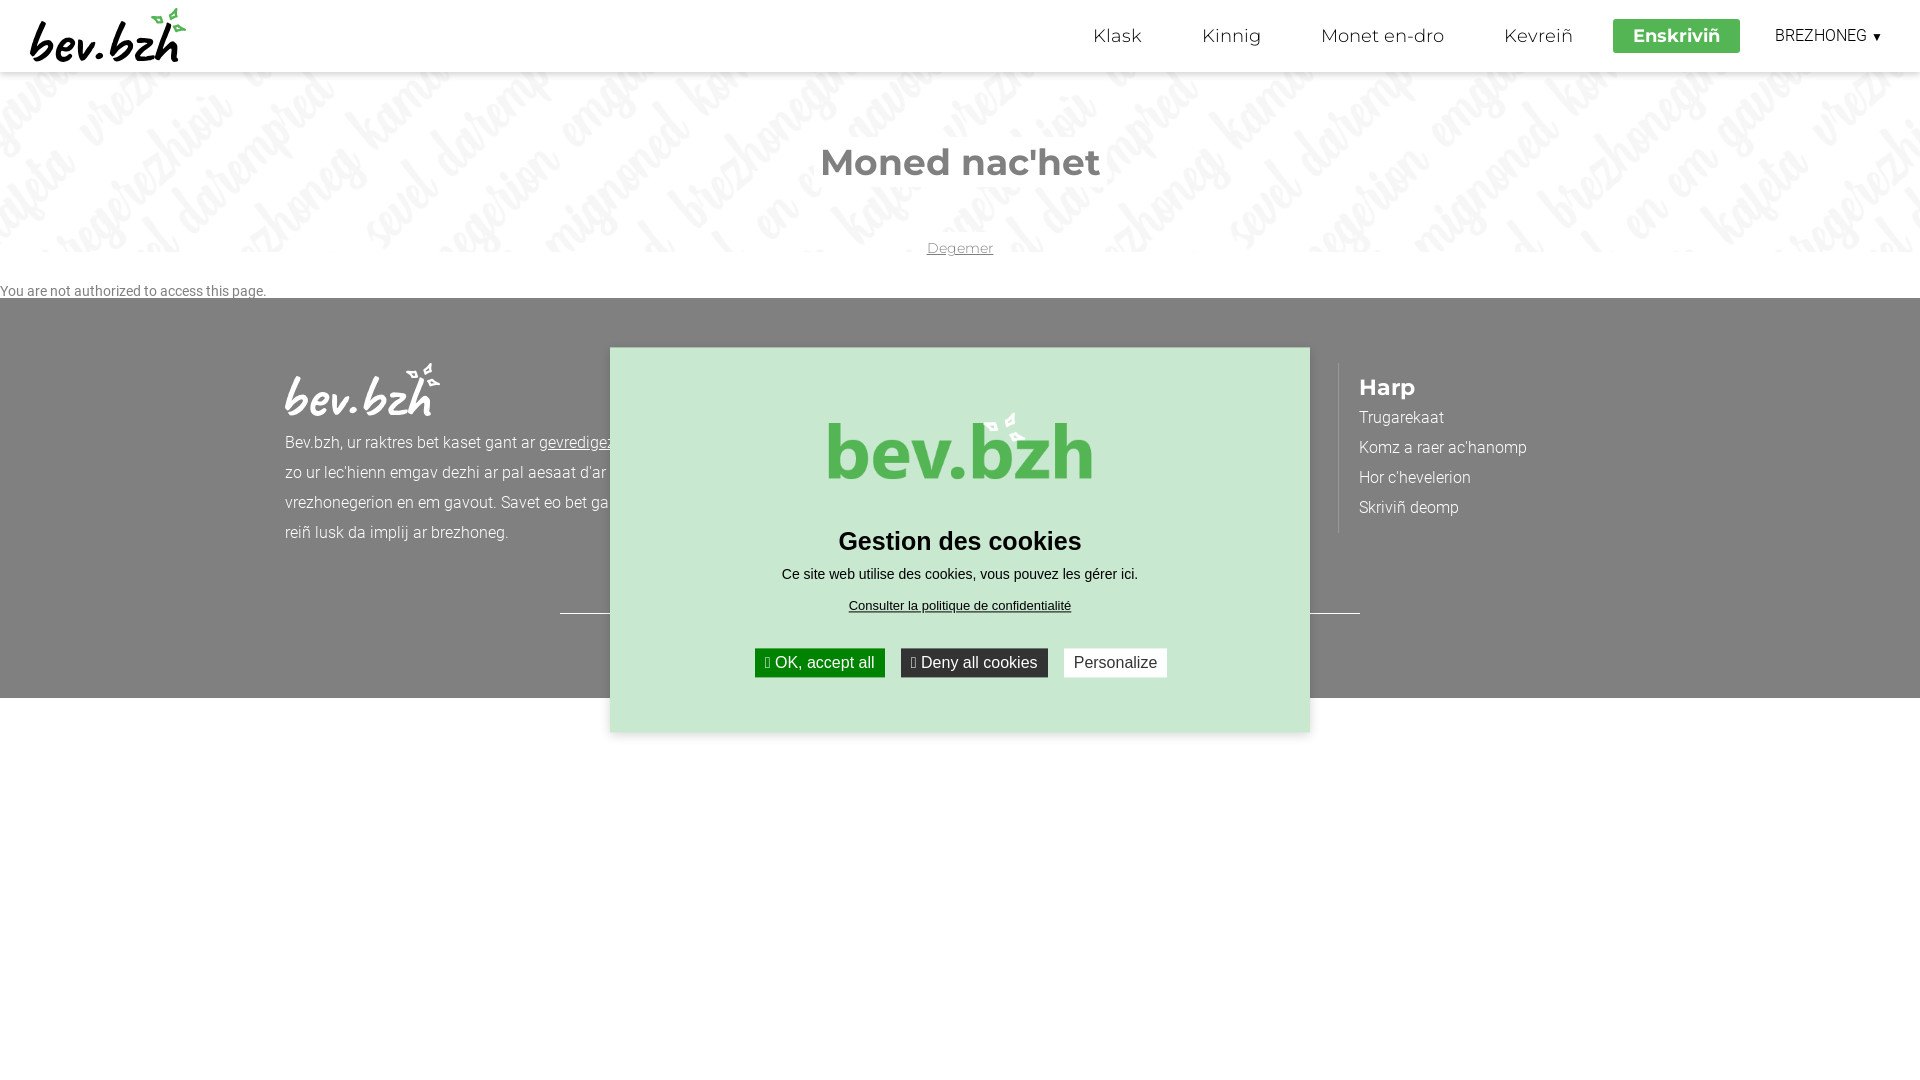 This screenshot has height=1080, width=1920. I want to click on 'Personalize', so click(1115, 662).